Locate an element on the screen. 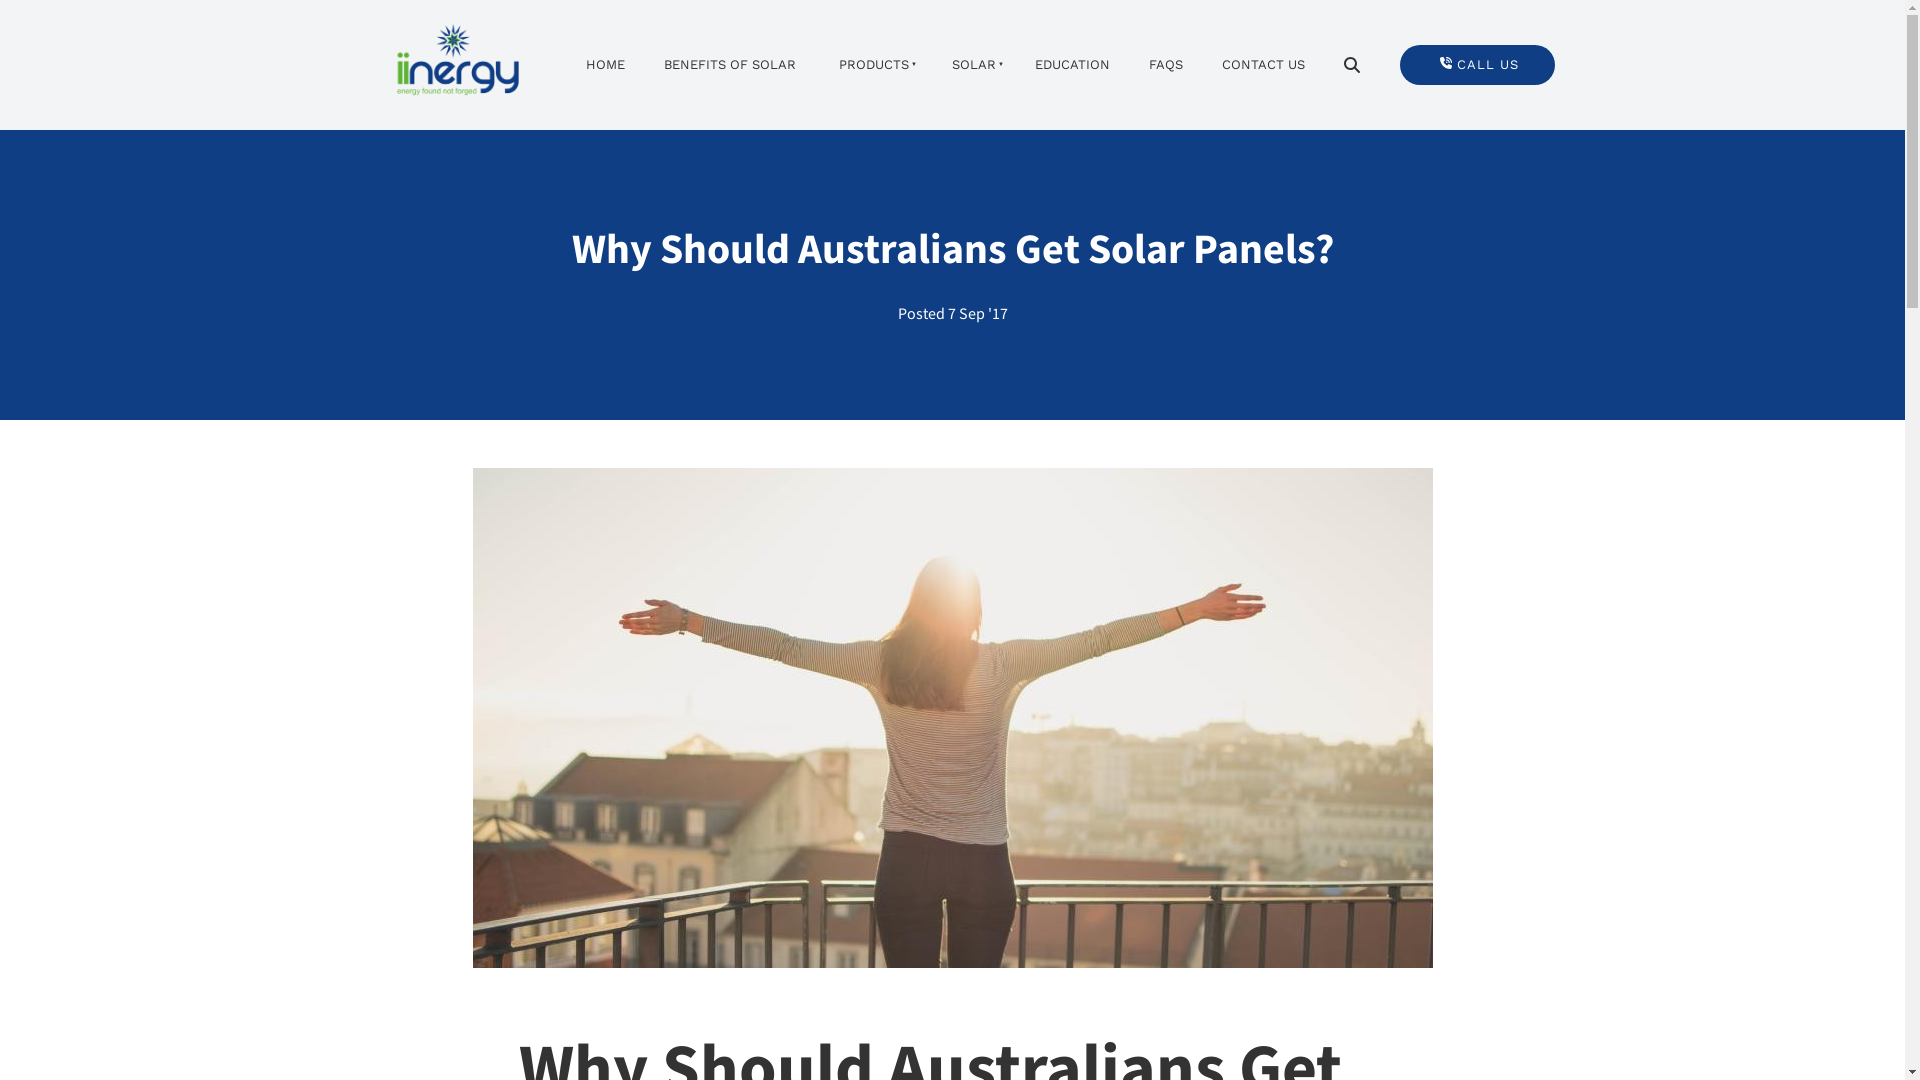 The width and height of the screenshot is (1920, 1080). 'FAQS' is located at coordinates (1166, 64).